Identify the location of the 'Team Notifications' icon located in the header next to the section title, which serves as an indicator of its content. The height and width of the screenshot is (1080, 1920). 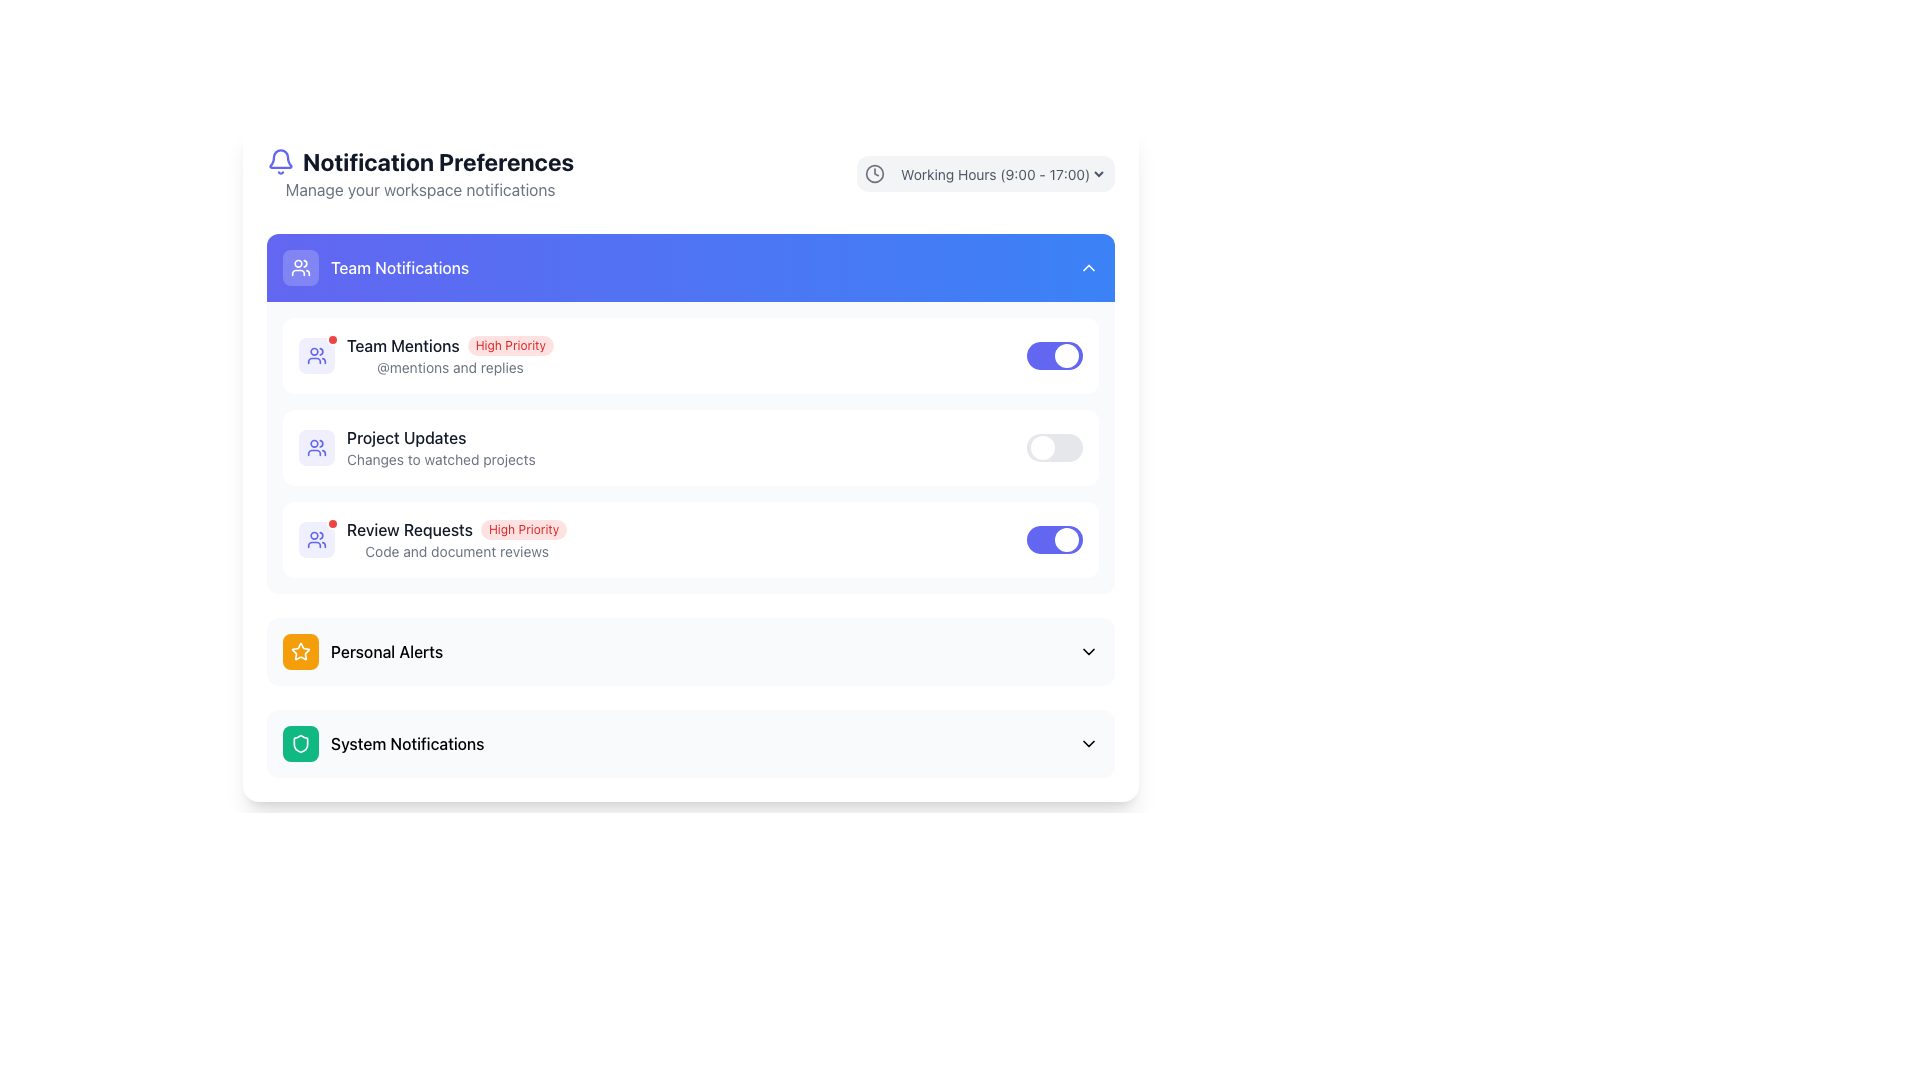
(315, 446).